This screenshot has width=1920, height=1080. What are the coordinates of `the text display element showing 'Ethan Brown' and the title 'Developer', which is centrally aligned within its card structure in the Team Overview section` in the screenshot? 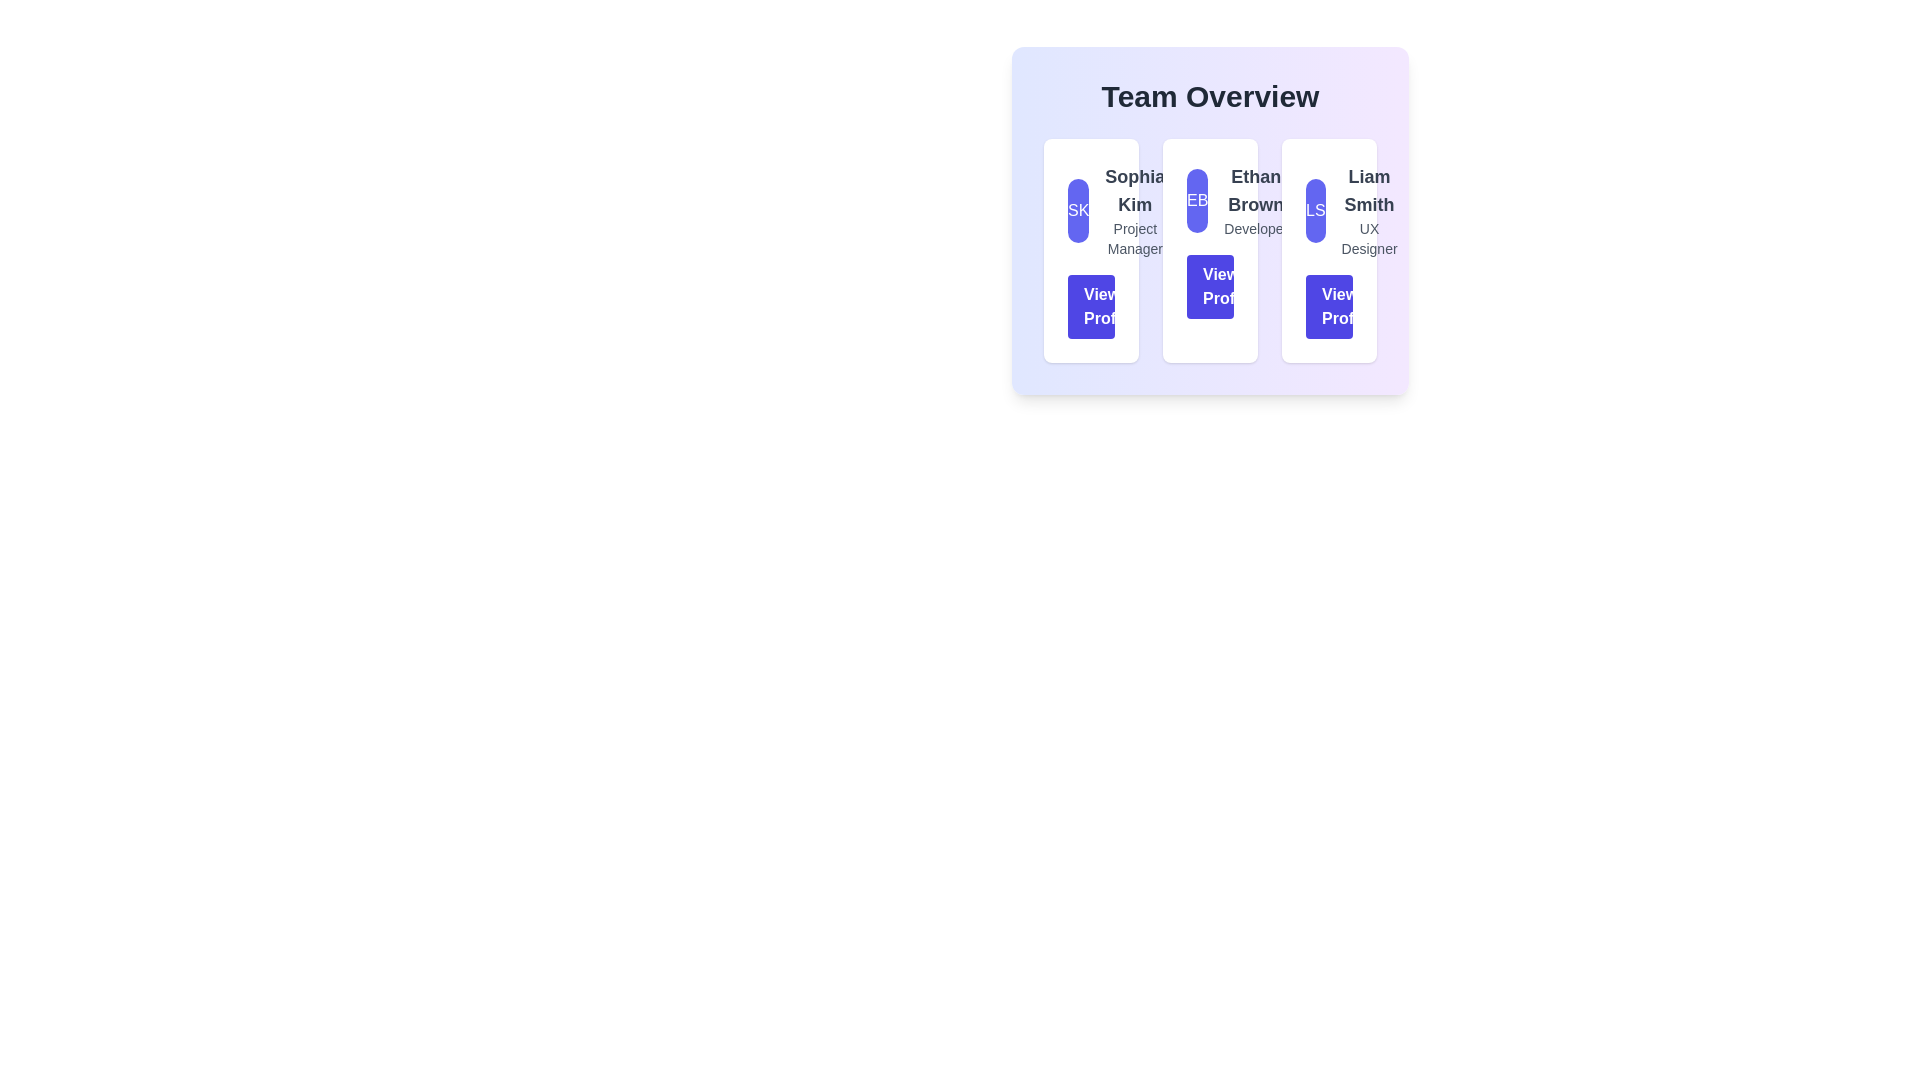 It's located at (1255, 200).